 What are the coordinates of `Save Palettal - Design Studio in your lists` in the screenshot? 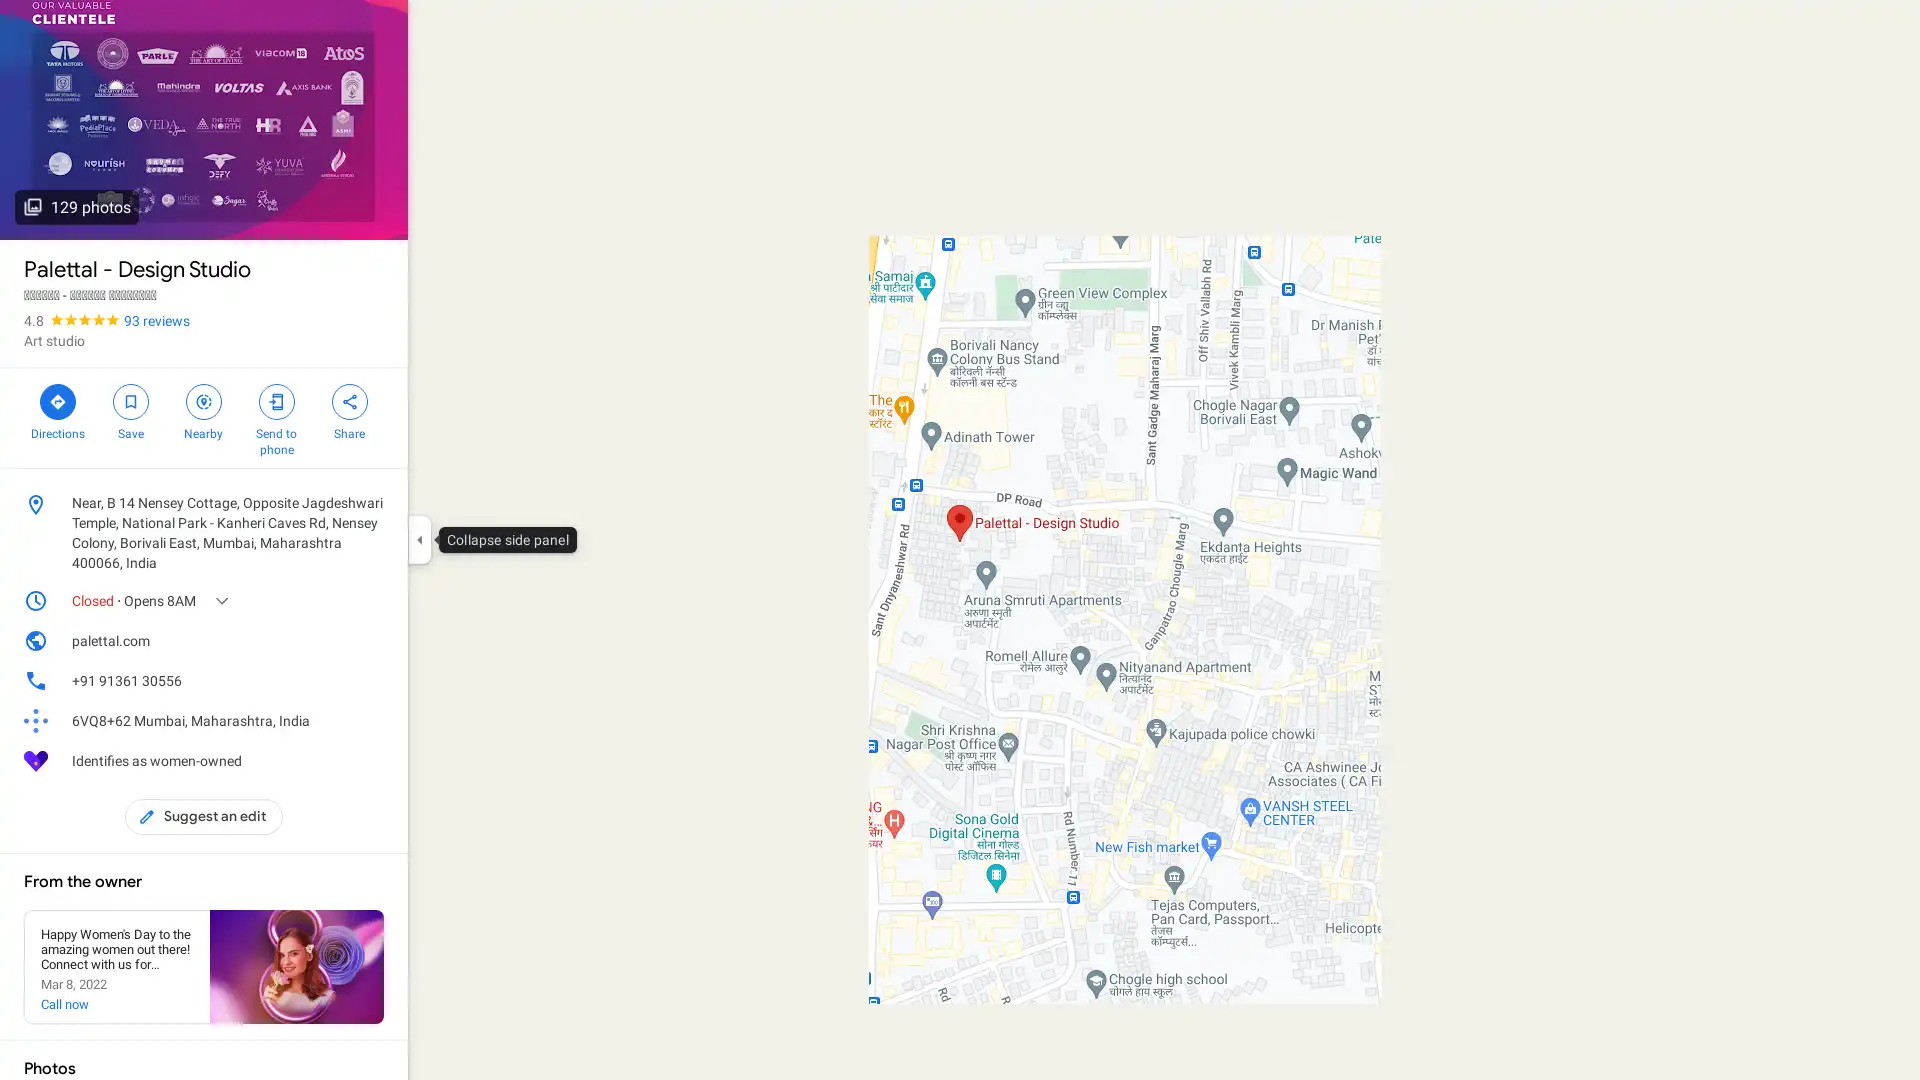 It's located at (129, 408).